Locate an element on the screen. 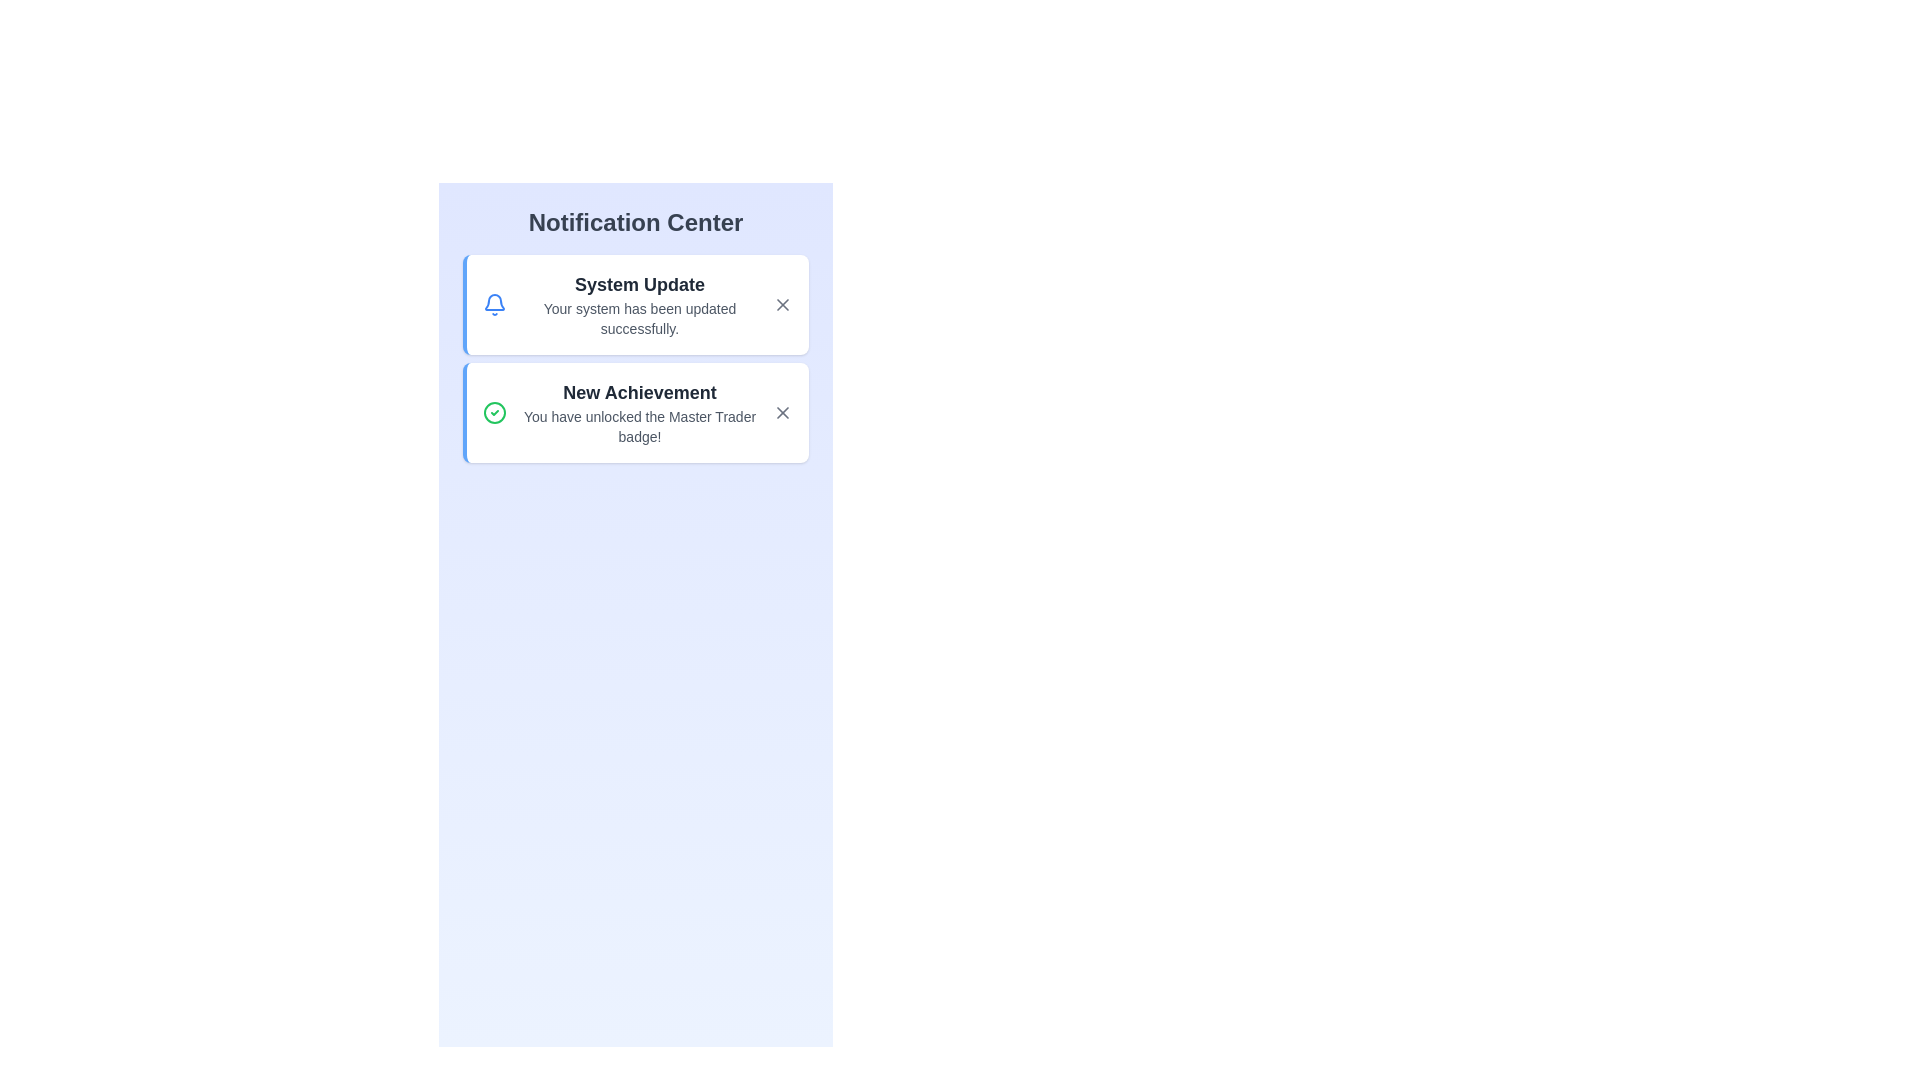  the gray diagonal cross icon ("X") within the second notification card titled "New Achievement" is located at coordinates (781, 411).